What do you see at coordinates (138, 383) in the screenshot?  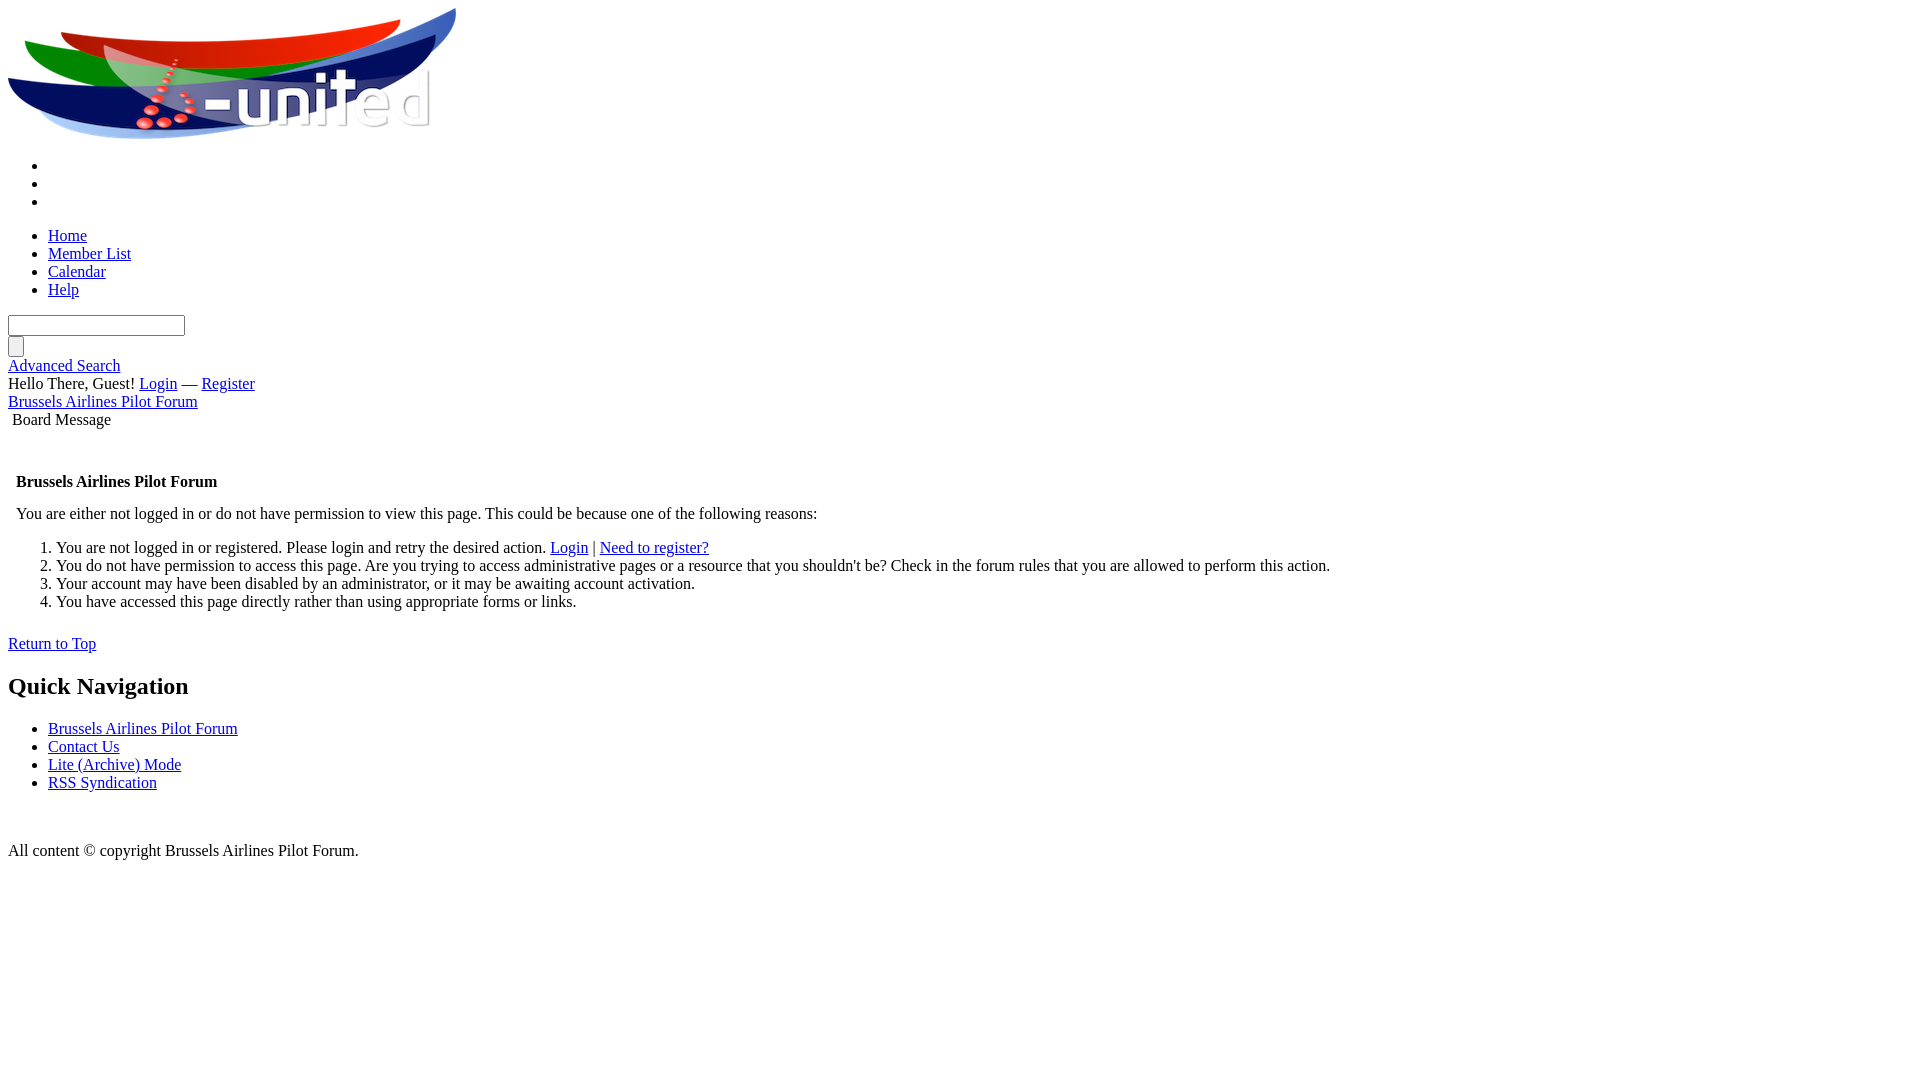 I see `'Login'` at bounding box center [138, 383].